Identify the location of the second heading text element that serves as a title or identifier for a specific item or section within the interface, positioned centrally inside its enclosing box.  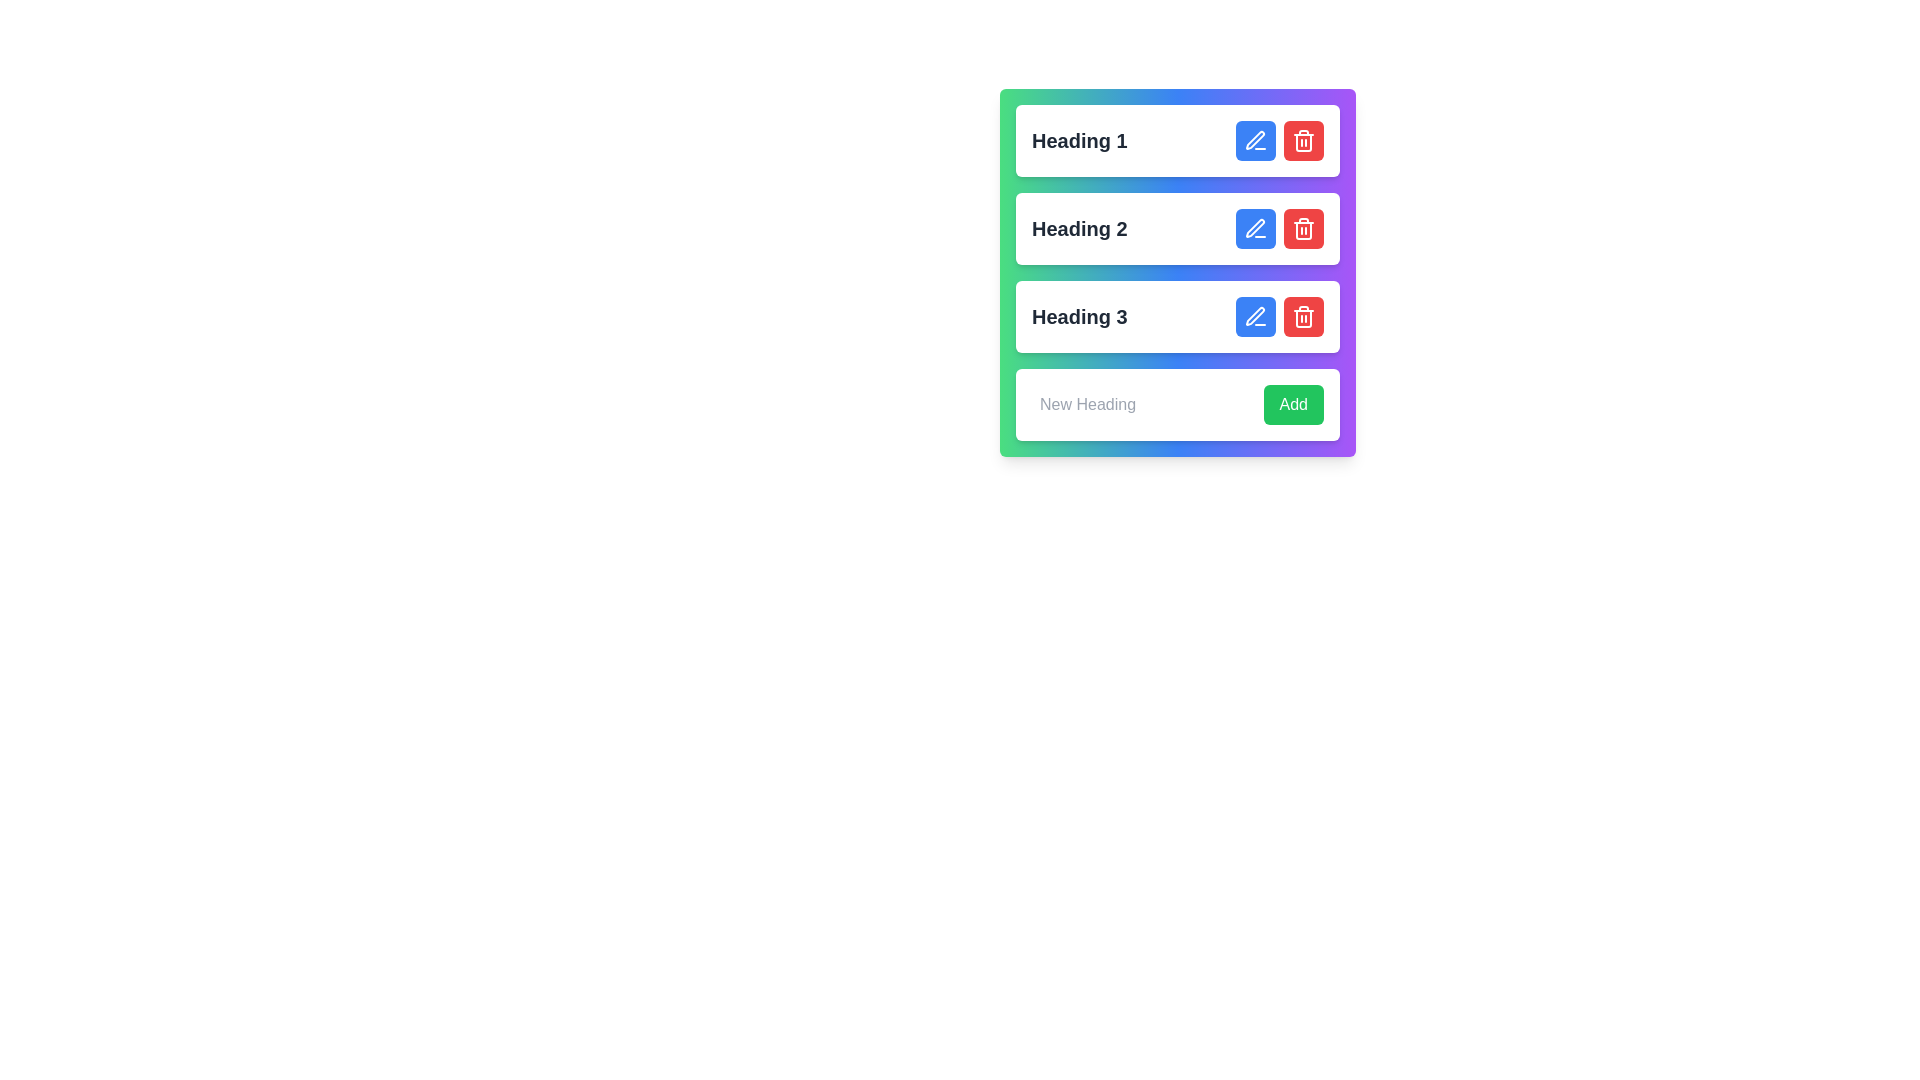
(1078, 227).